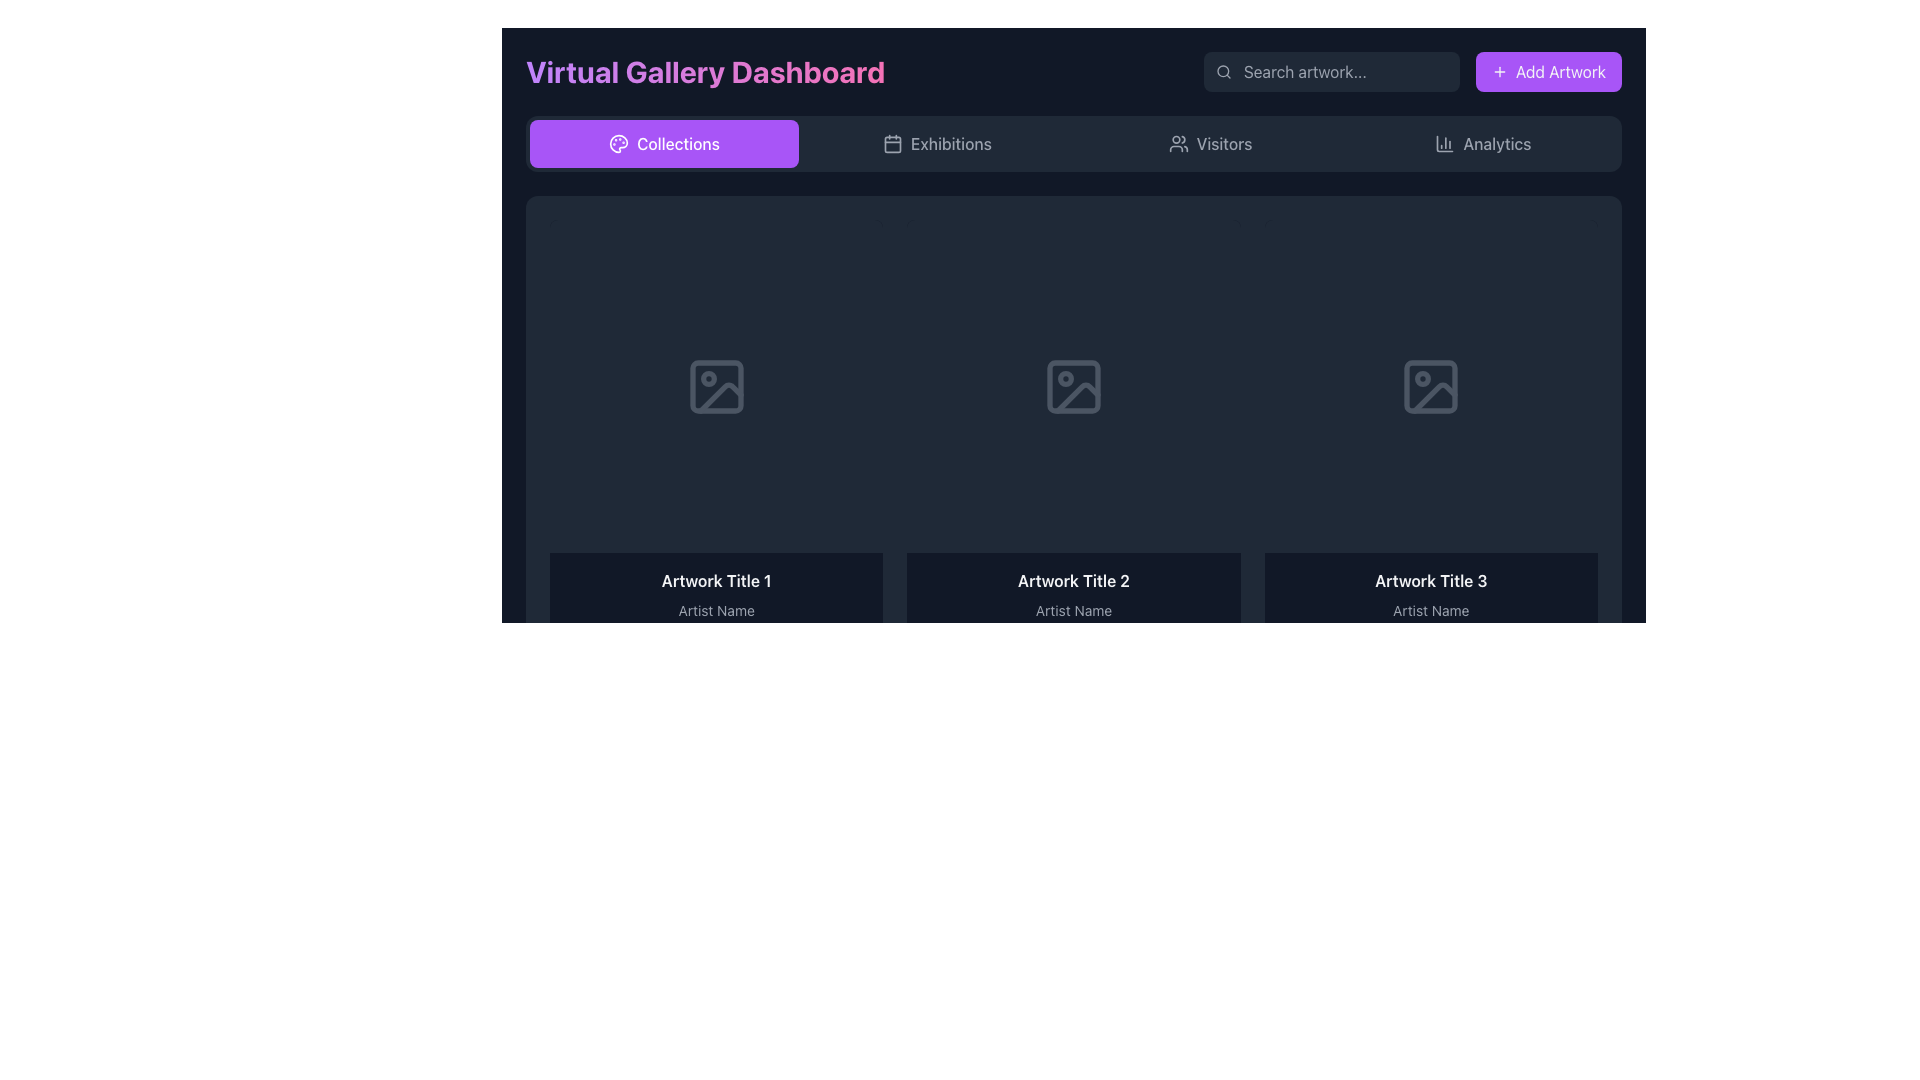  Describe the element at coordinates (618, 142) in the screenshot. I see `the painter's palette icon located to the left of the 'Collections' button in the top navigation bar, which is visually characterized by a circular outline and smaller circular indentations representing paint wells` at that location.